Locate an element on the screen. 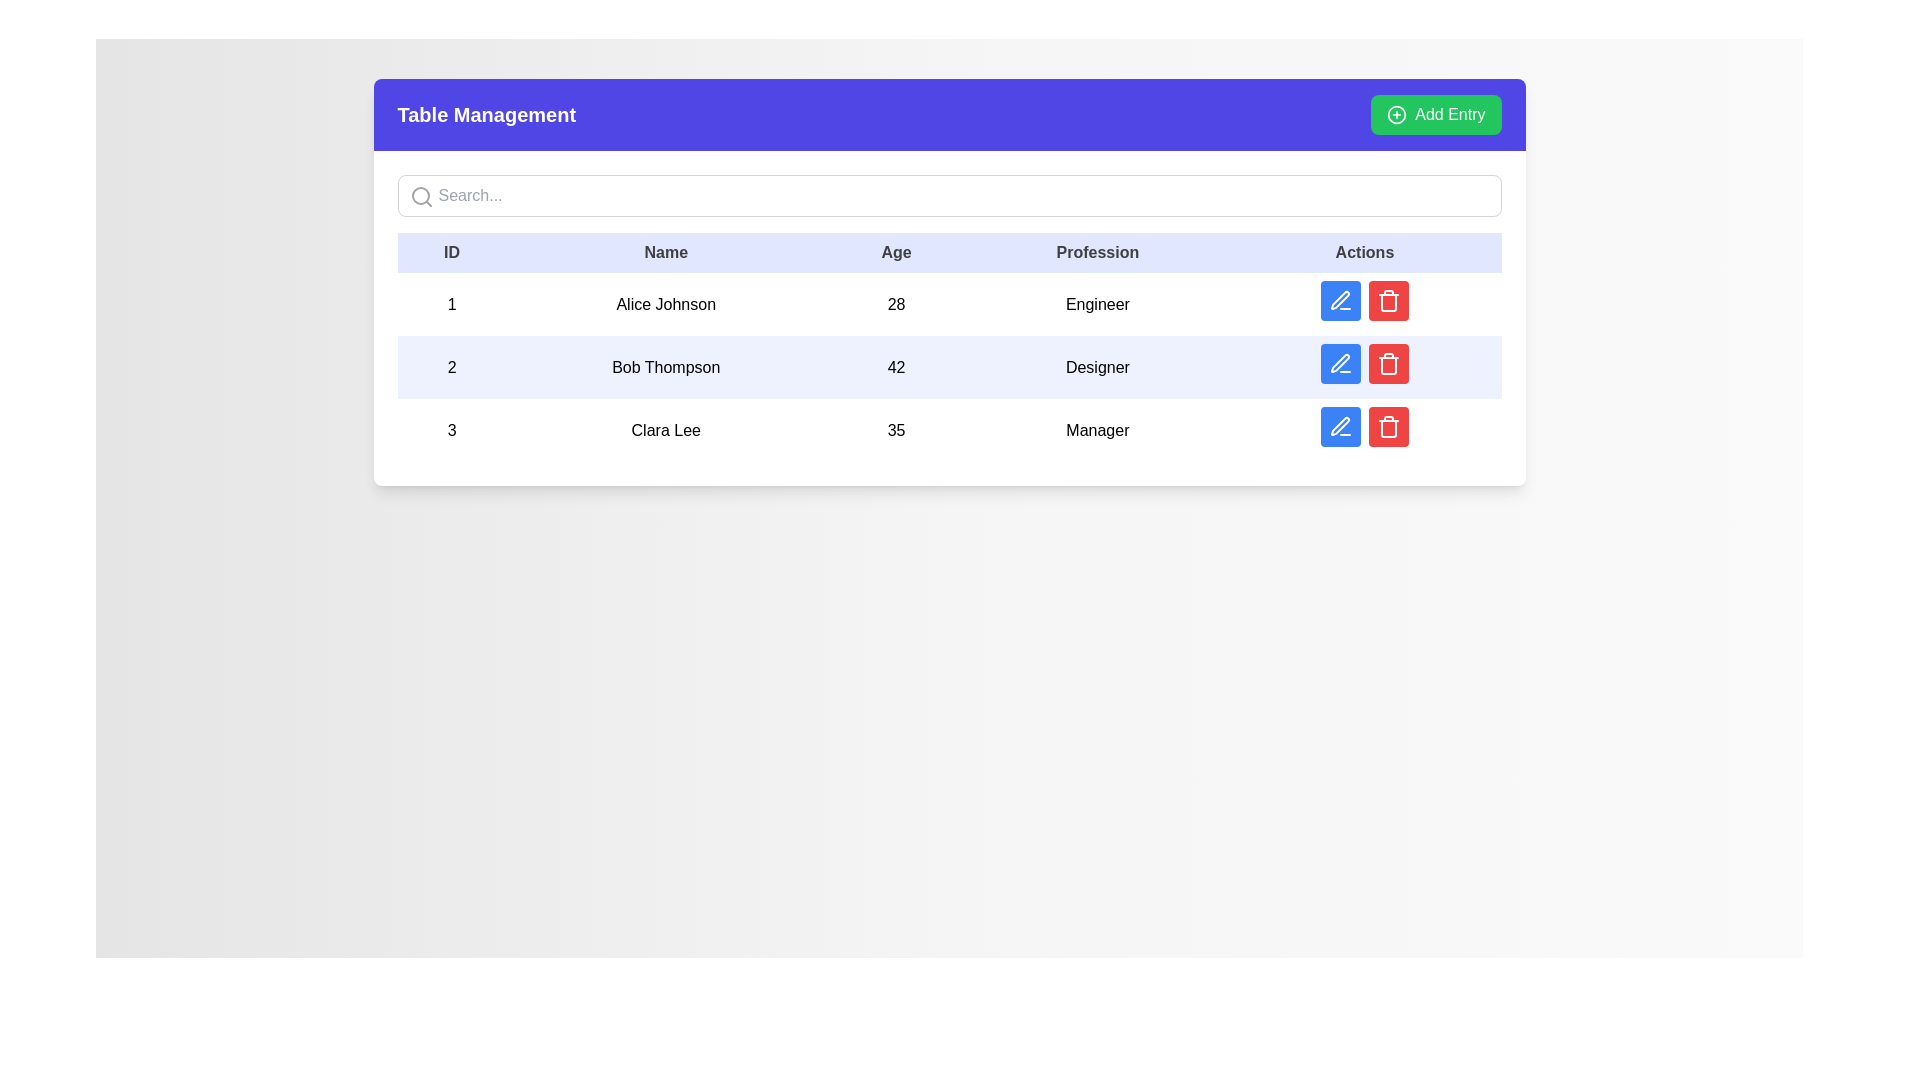 The width and height of the screenshot is (1920, 1080). the interactive button group in the last column of the row for 'Alice Johnson' is located at coordinates (1363, 304).